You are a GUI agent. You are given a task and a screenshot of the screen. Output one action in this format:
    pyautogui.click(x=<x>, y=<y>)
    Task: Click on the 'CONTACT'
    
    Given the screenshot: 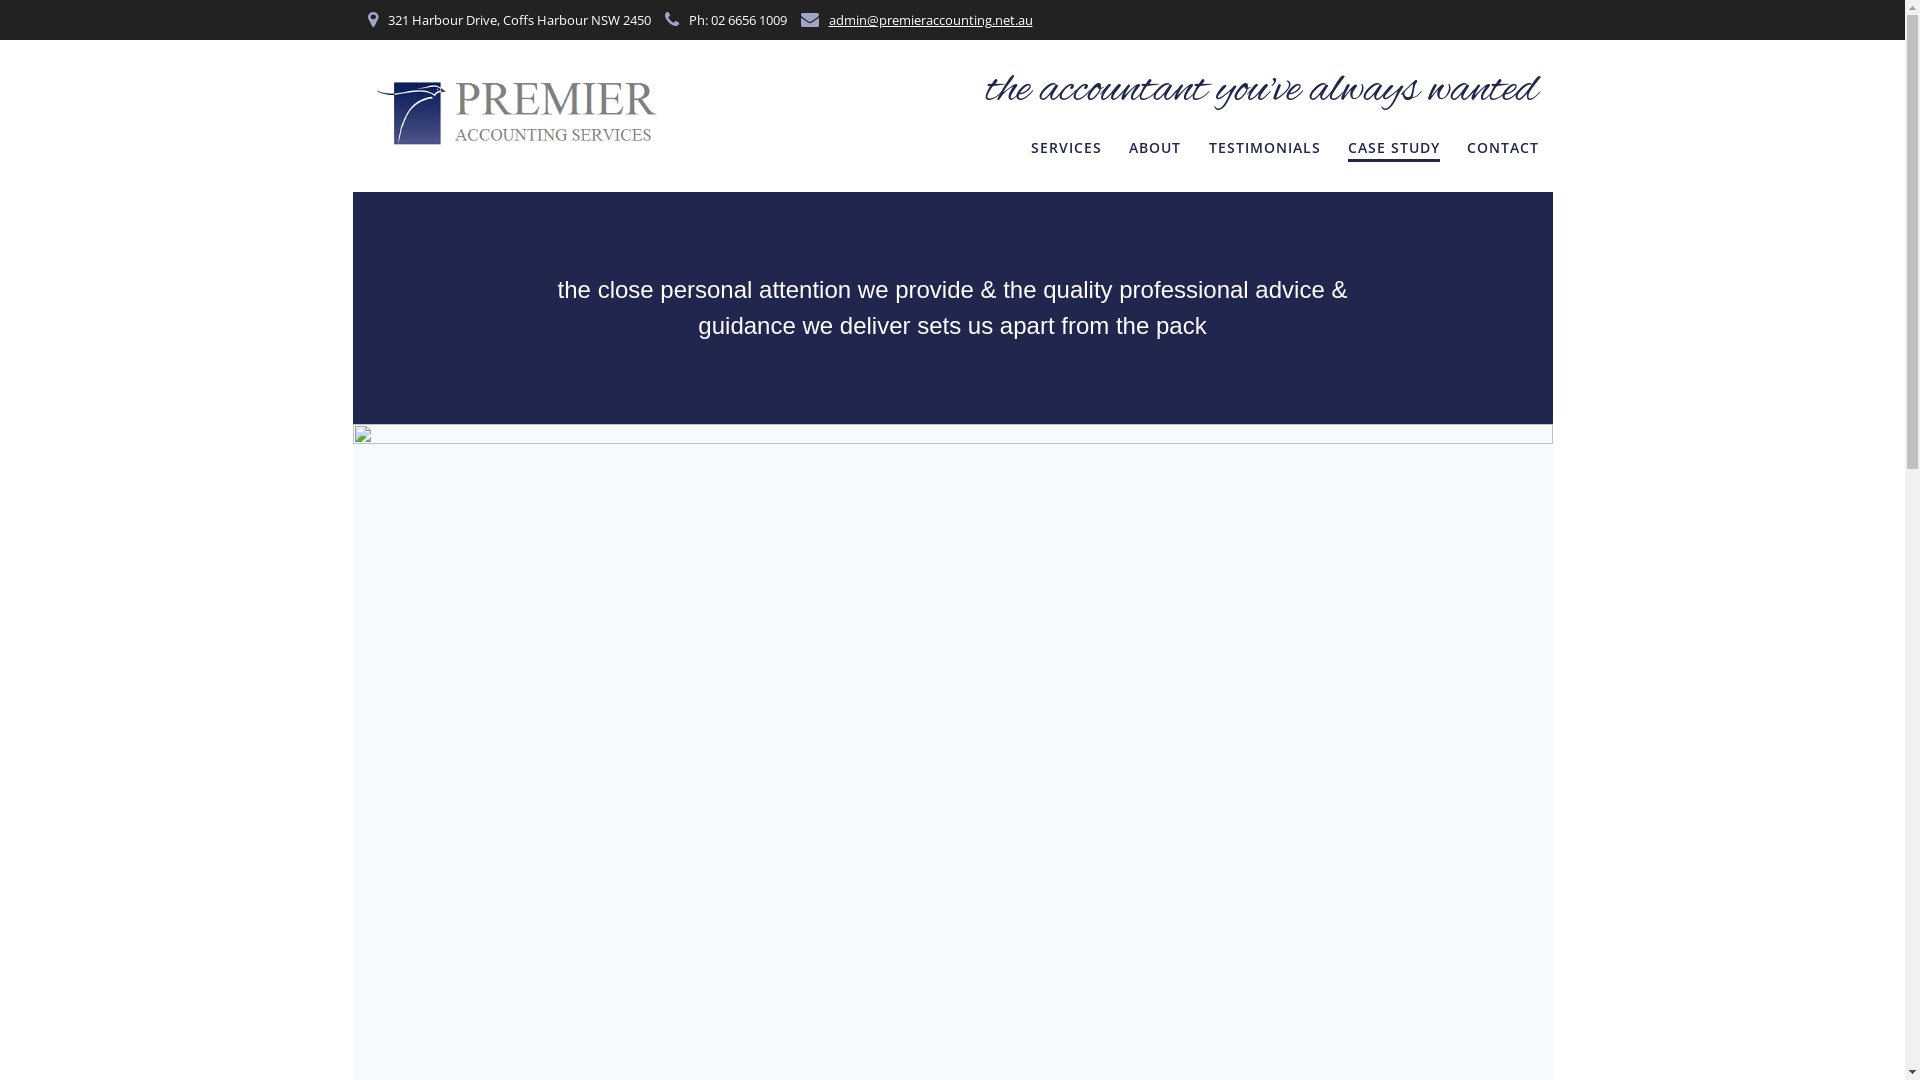 What is the action you would take?
    pyautogui.click(x=1467, y=148)
    